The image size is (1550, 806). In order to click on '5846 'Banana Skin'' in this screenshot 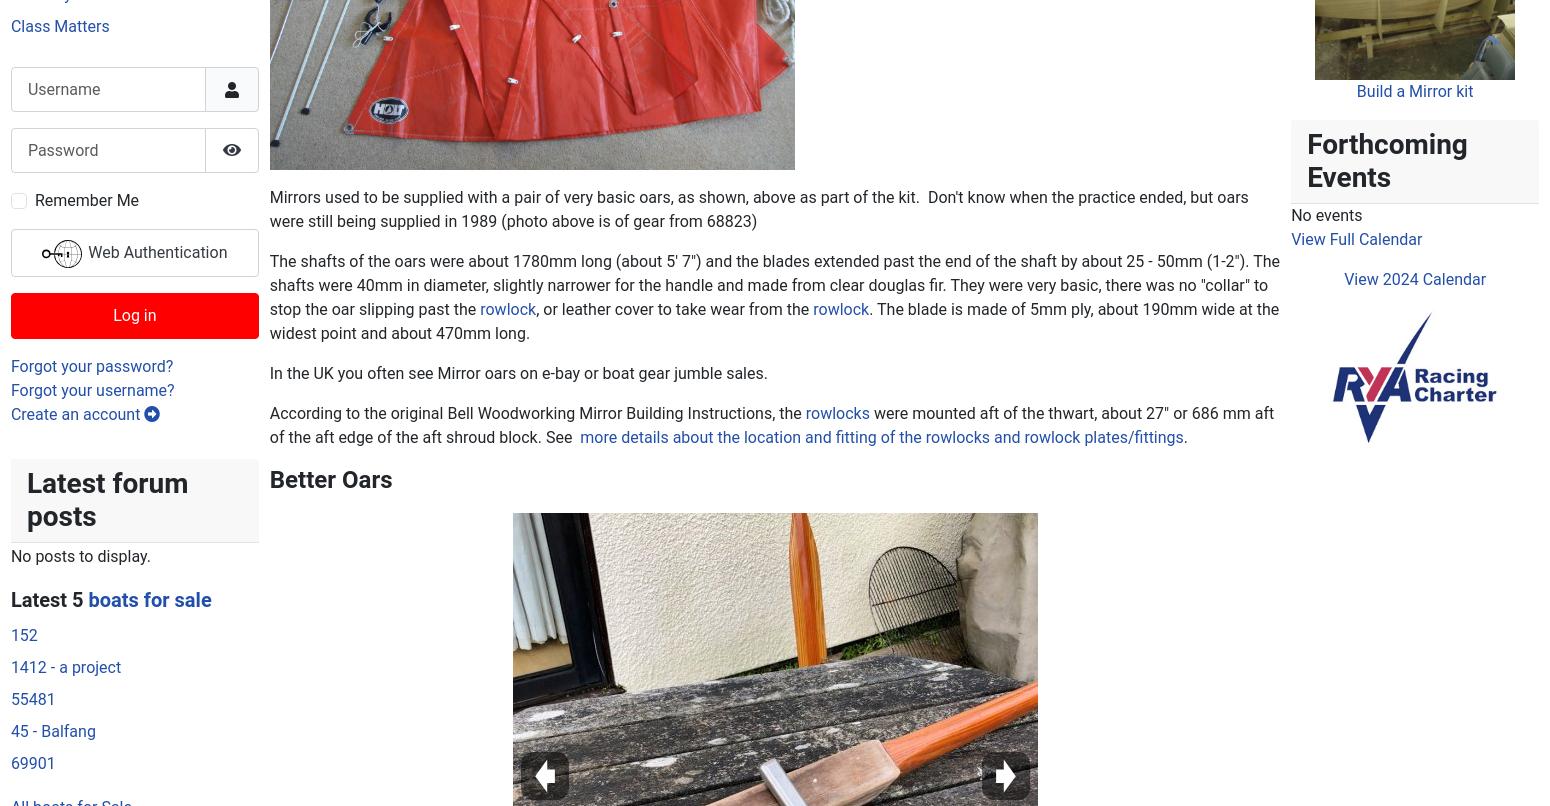, I will do `click(1084, 716)`.